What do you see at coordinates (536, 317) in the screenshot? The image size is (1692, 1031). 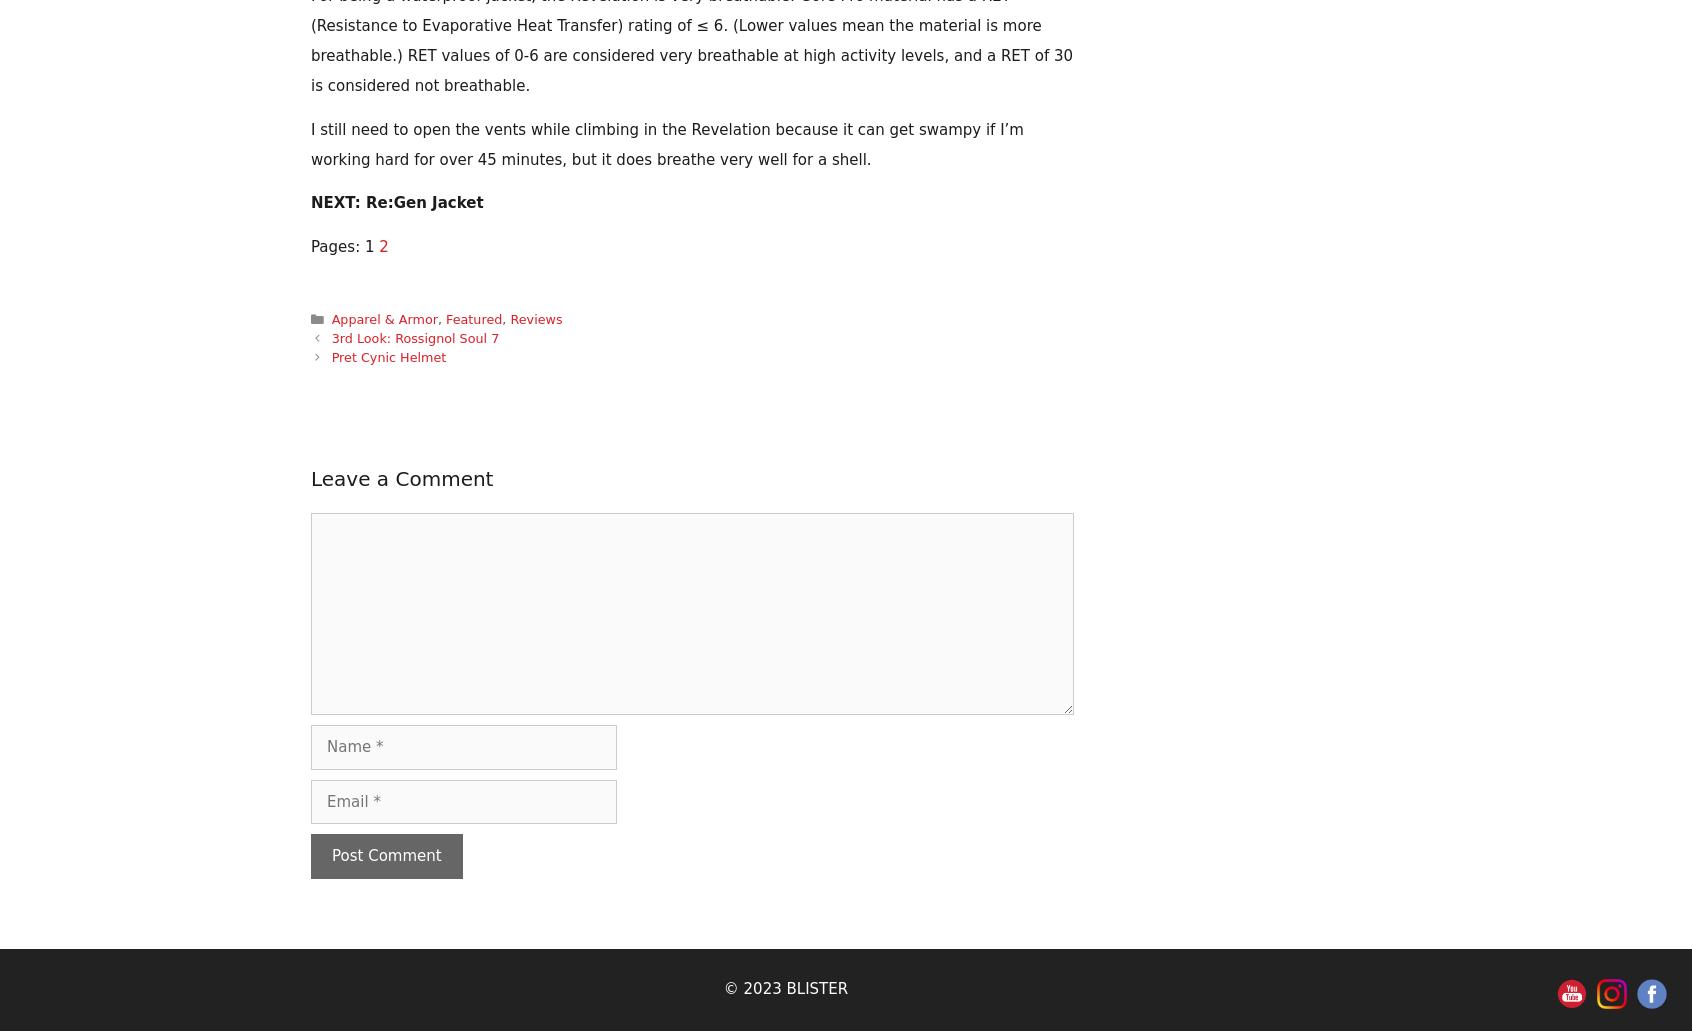 I see `'Reviews'` at bounding box center [536, 317].